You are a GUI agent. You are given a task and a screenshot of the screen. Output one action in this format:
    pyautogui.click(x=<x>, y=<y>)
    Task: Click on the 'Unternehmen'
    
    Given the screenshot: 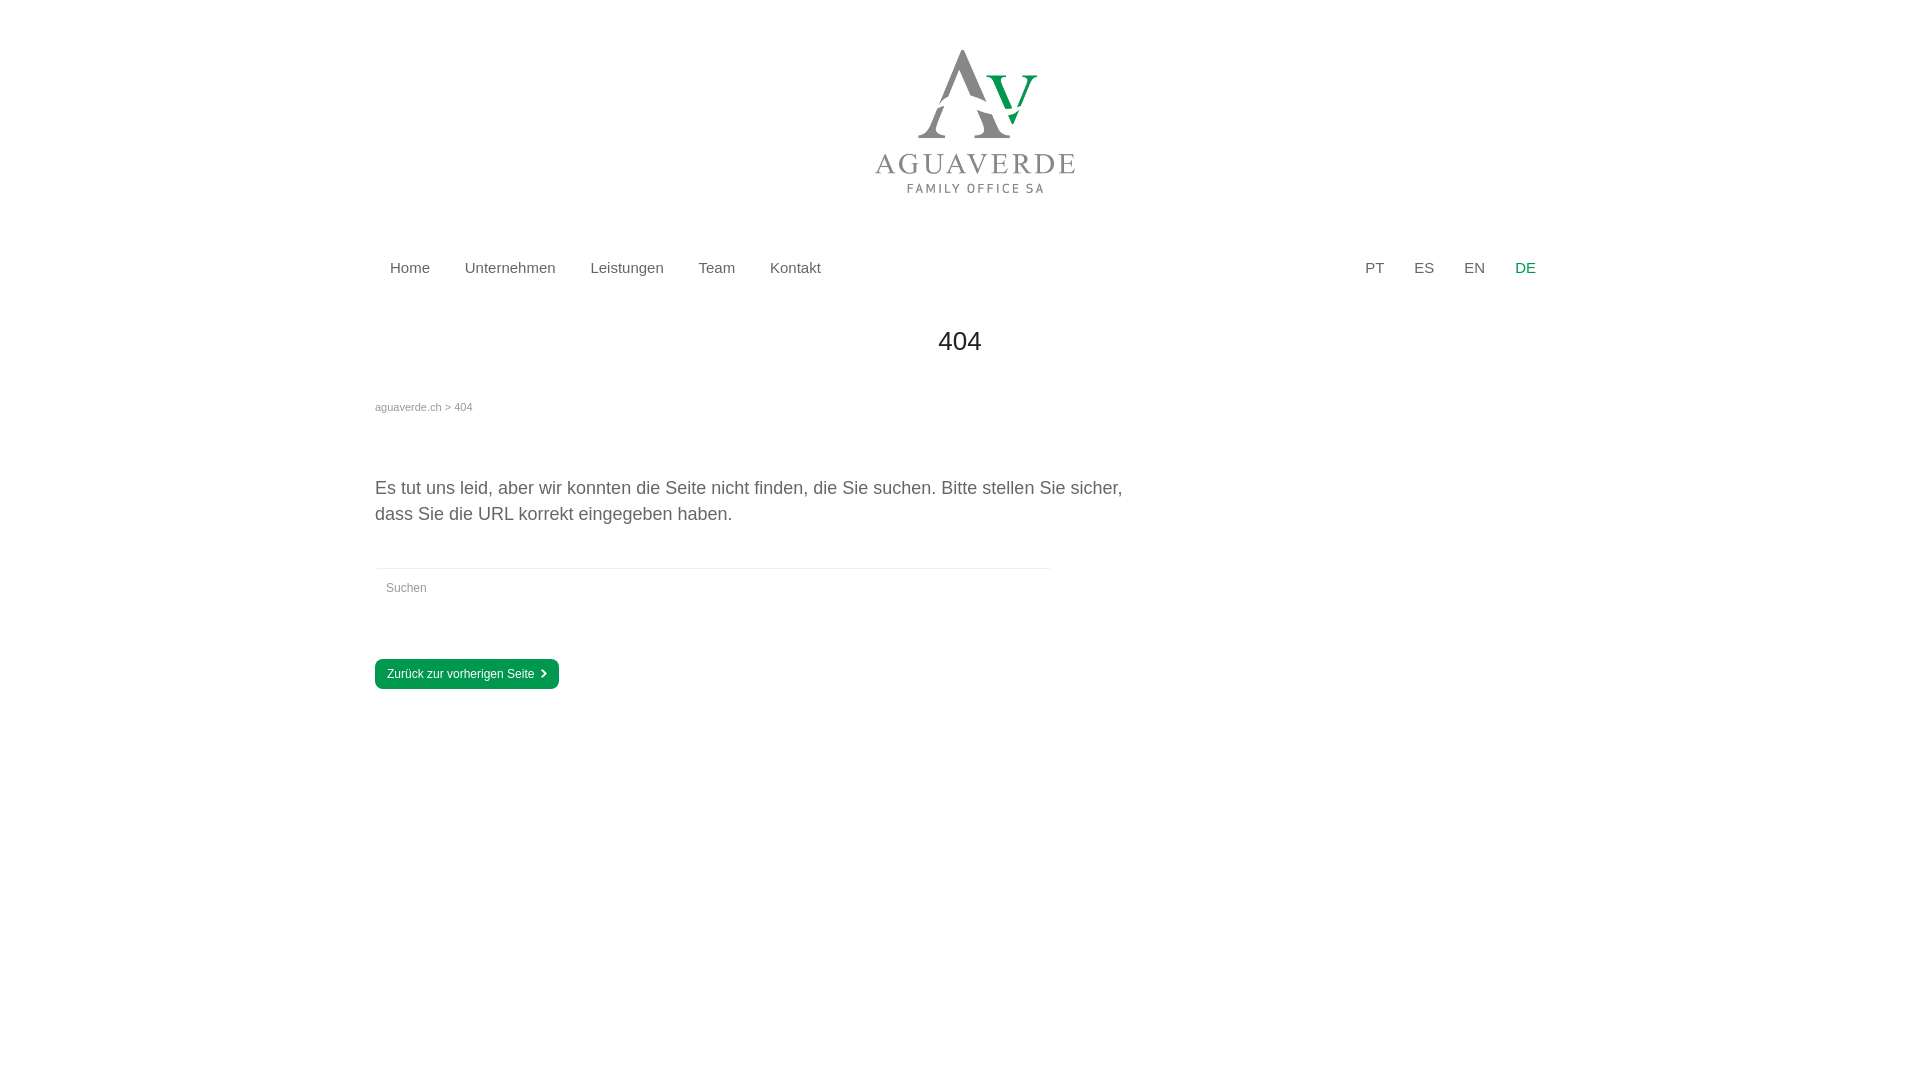 What is the action you would take?
    pyautogui.click(x=510, y=266)
    